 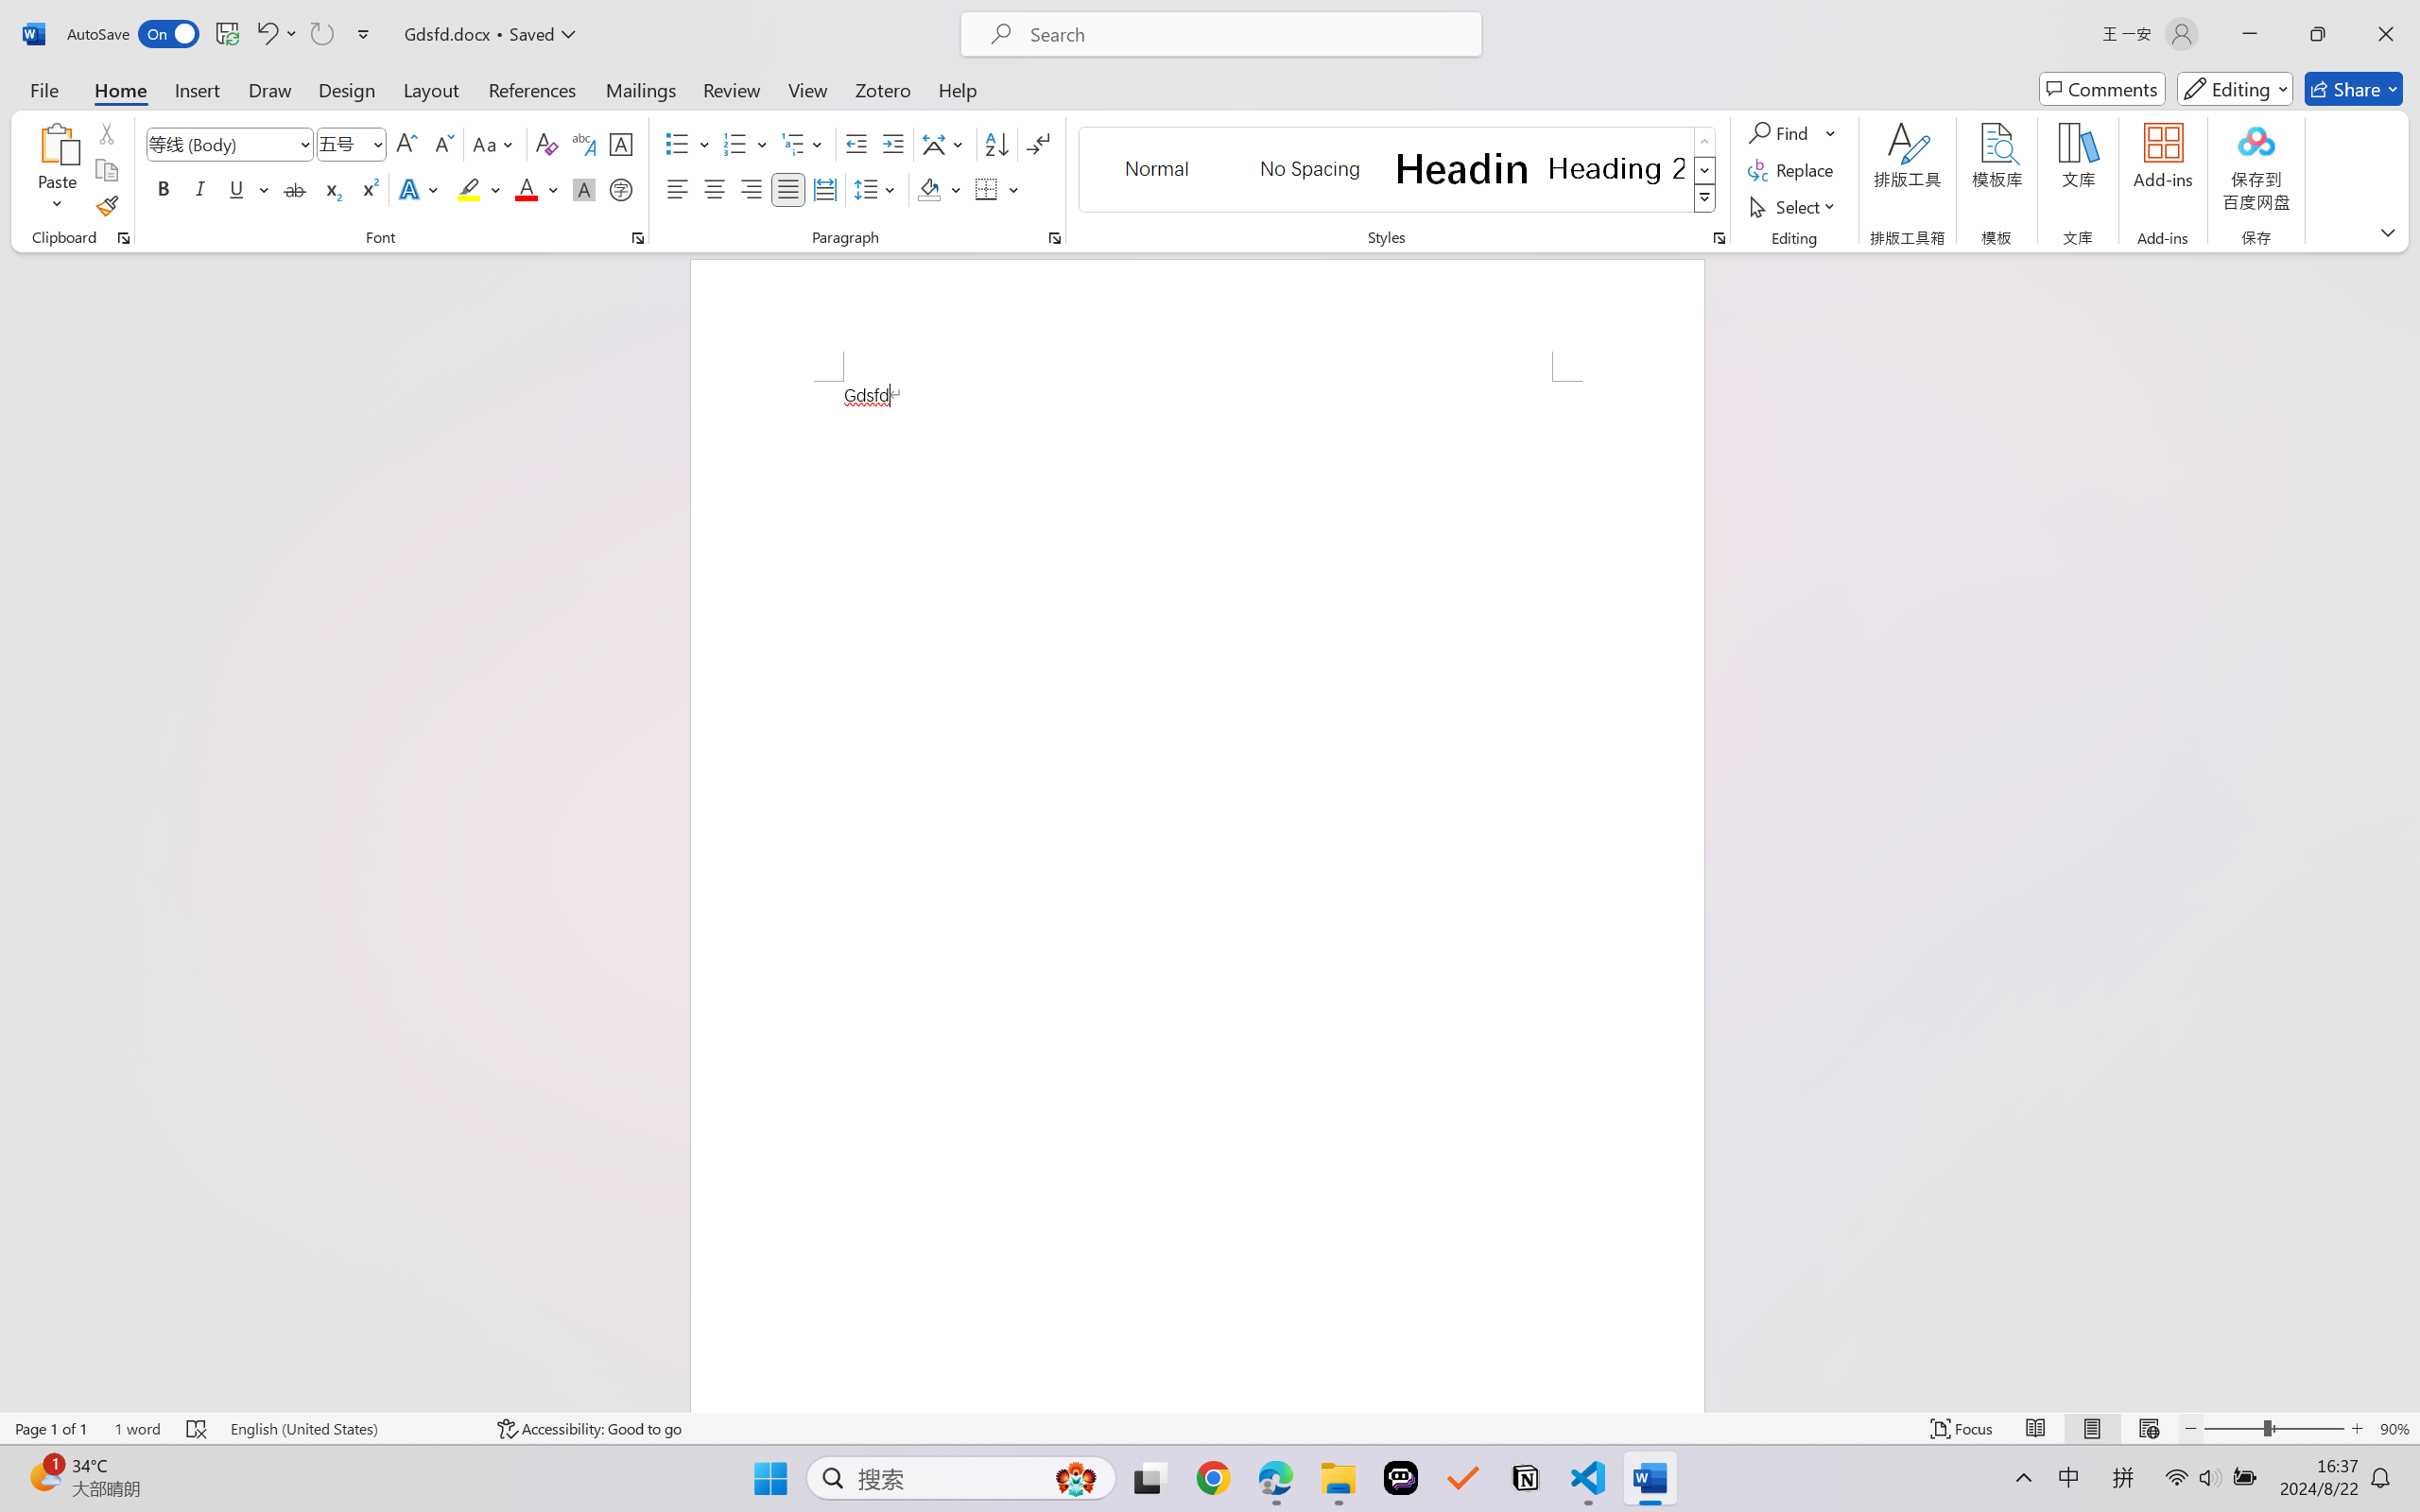 What do you see at coordinates (105, 207) in the screenshot?
I see `'Format Painter'` at bounding box center [105, 207].